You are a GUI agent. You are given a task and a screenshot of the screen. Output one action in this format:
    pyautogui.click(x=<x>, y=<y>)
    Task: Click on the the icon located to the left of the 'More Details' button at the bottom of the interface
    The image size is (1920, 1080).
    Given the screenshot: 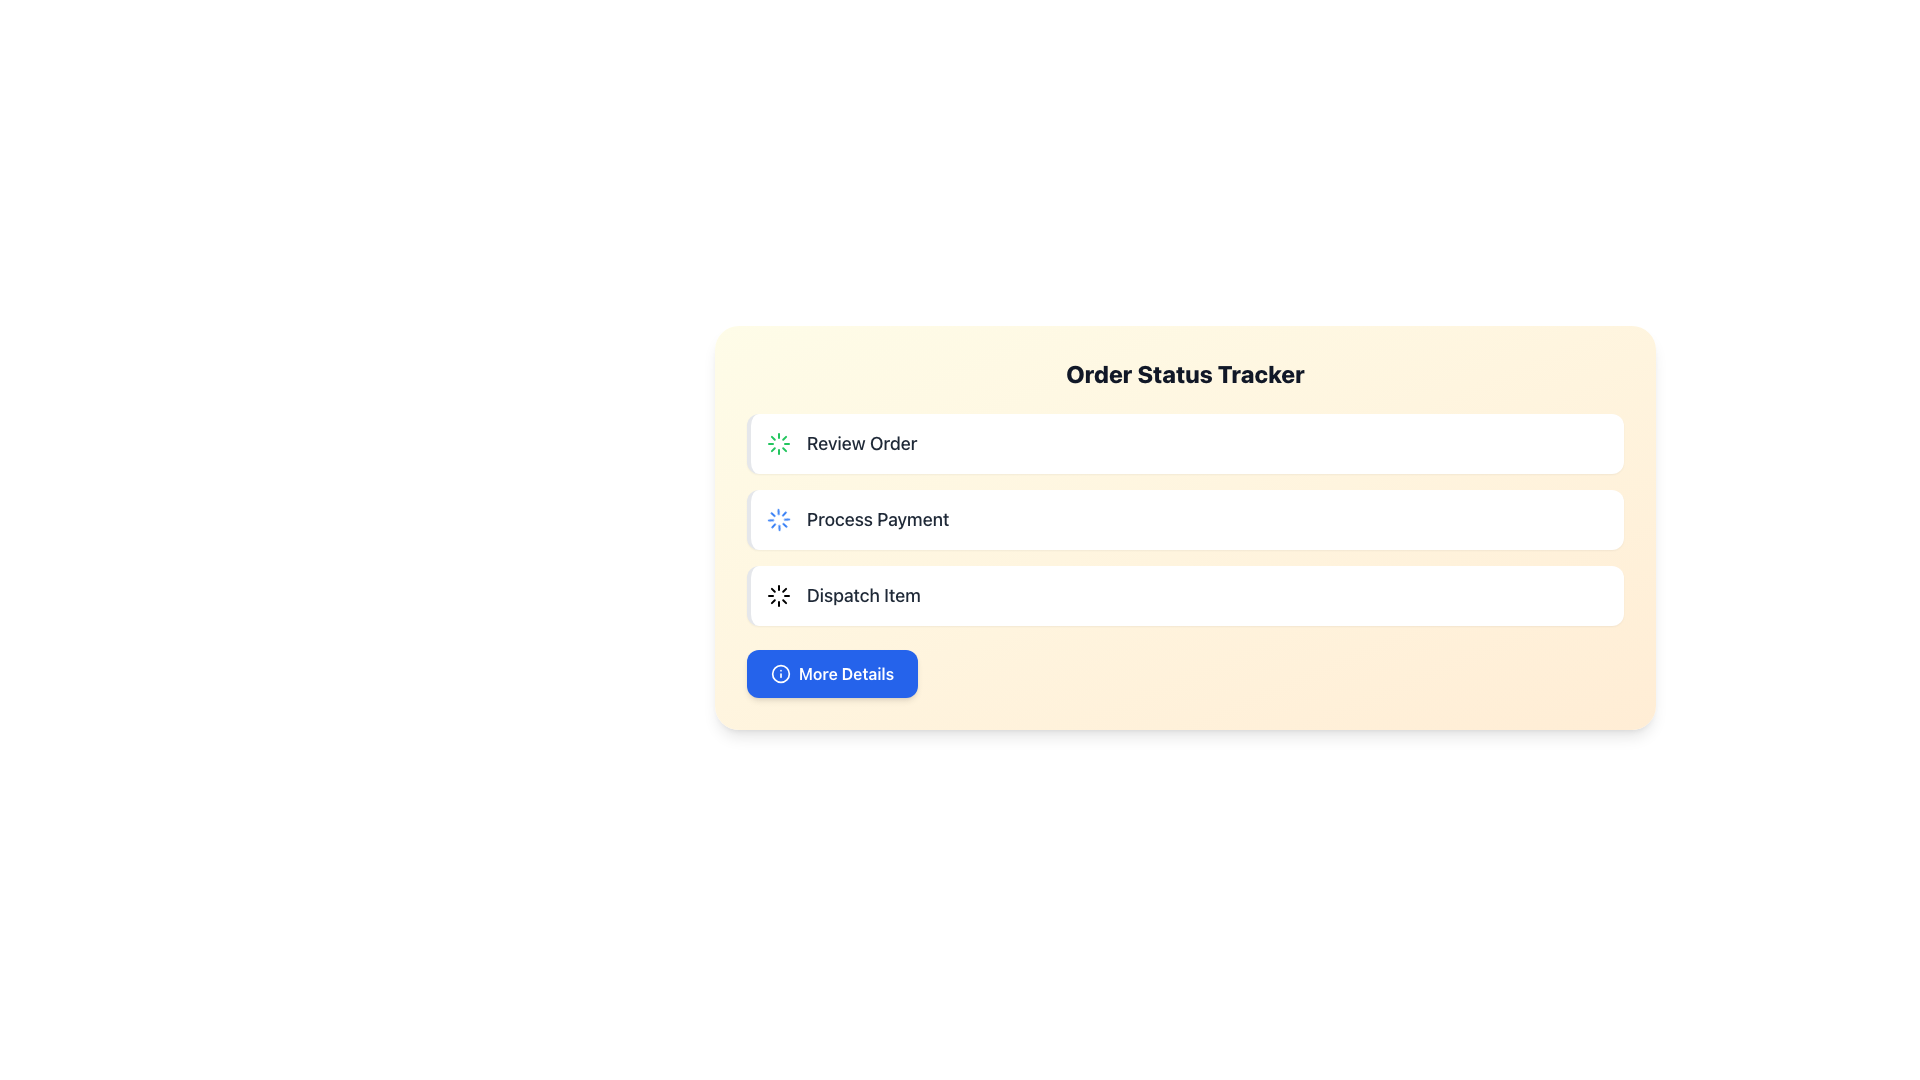 What is the action you would take?
    pyautogui.click(x=780, y=674)
    